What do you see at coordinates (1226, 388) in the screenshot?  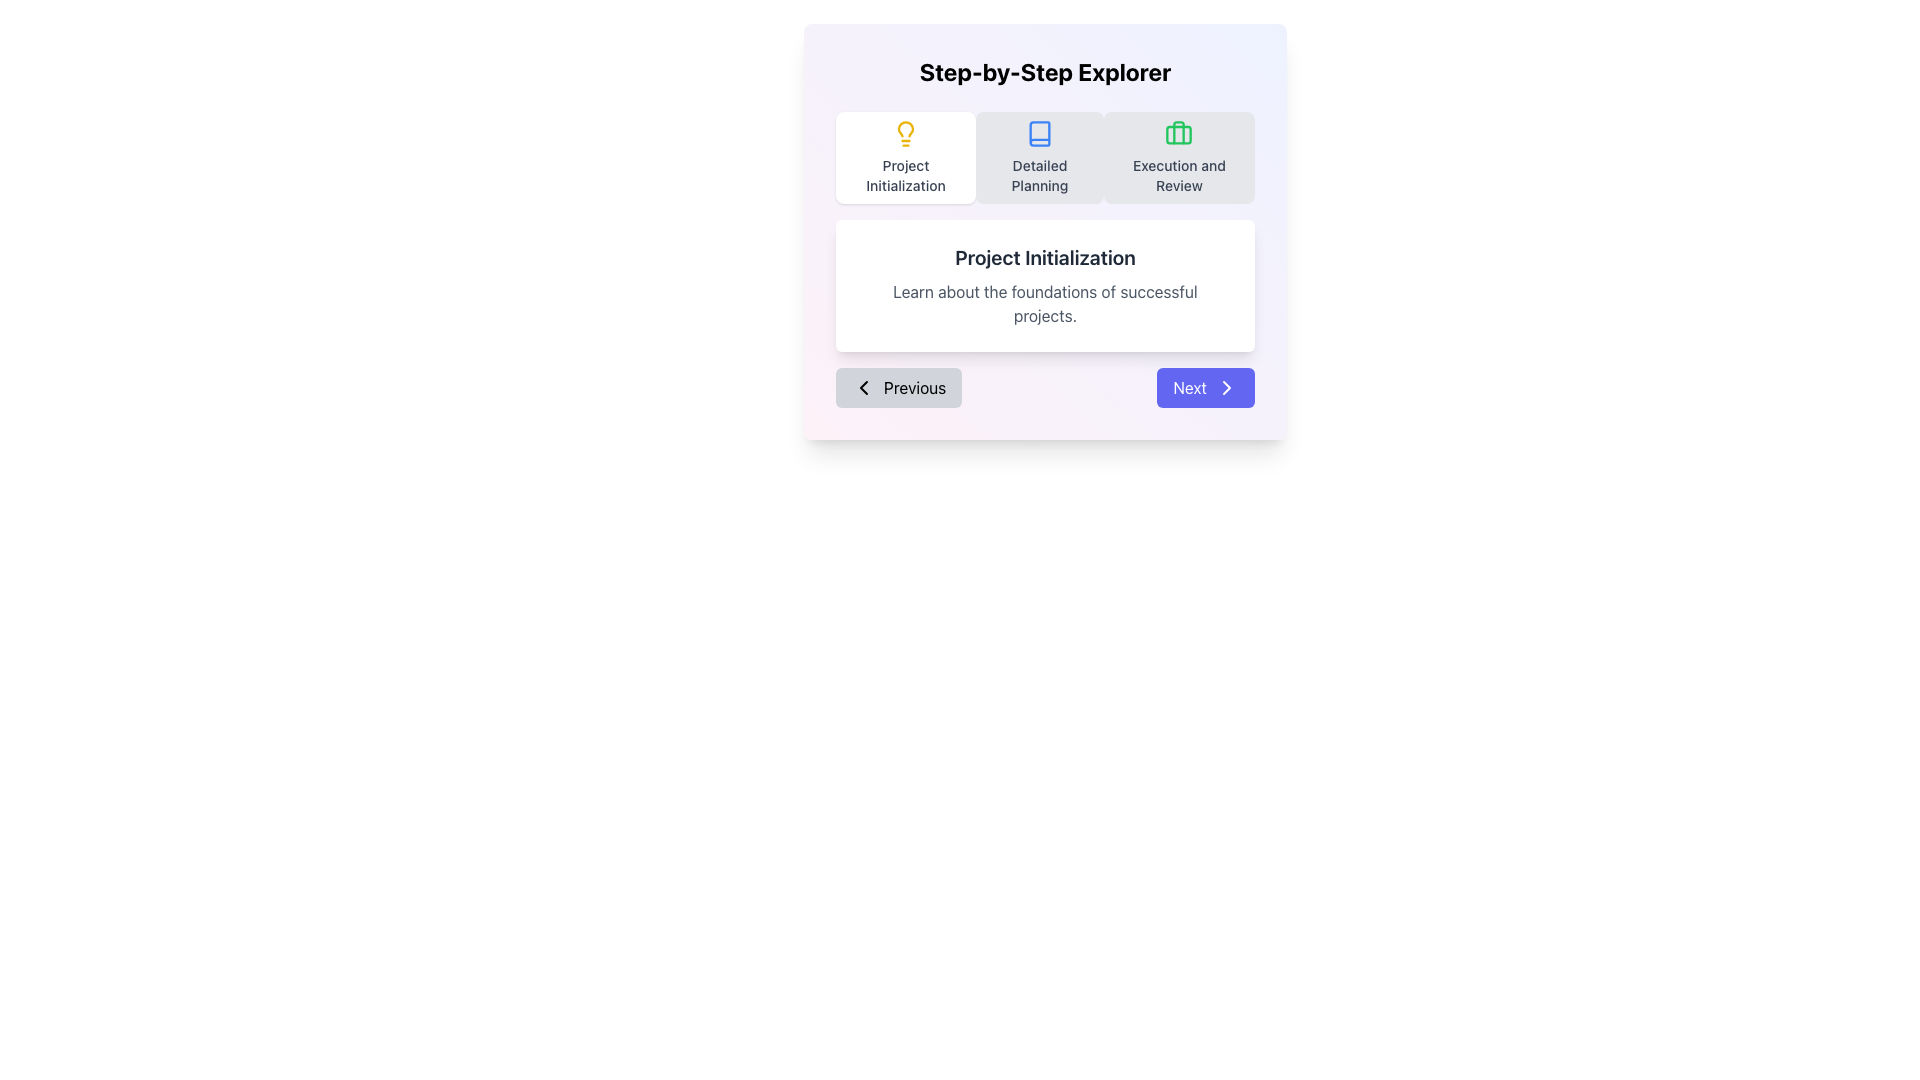 I see `the navigation arrow icon within the 'Next' button located at the bottom-right corner of the dialog box` at bounding box center [1226, 388].